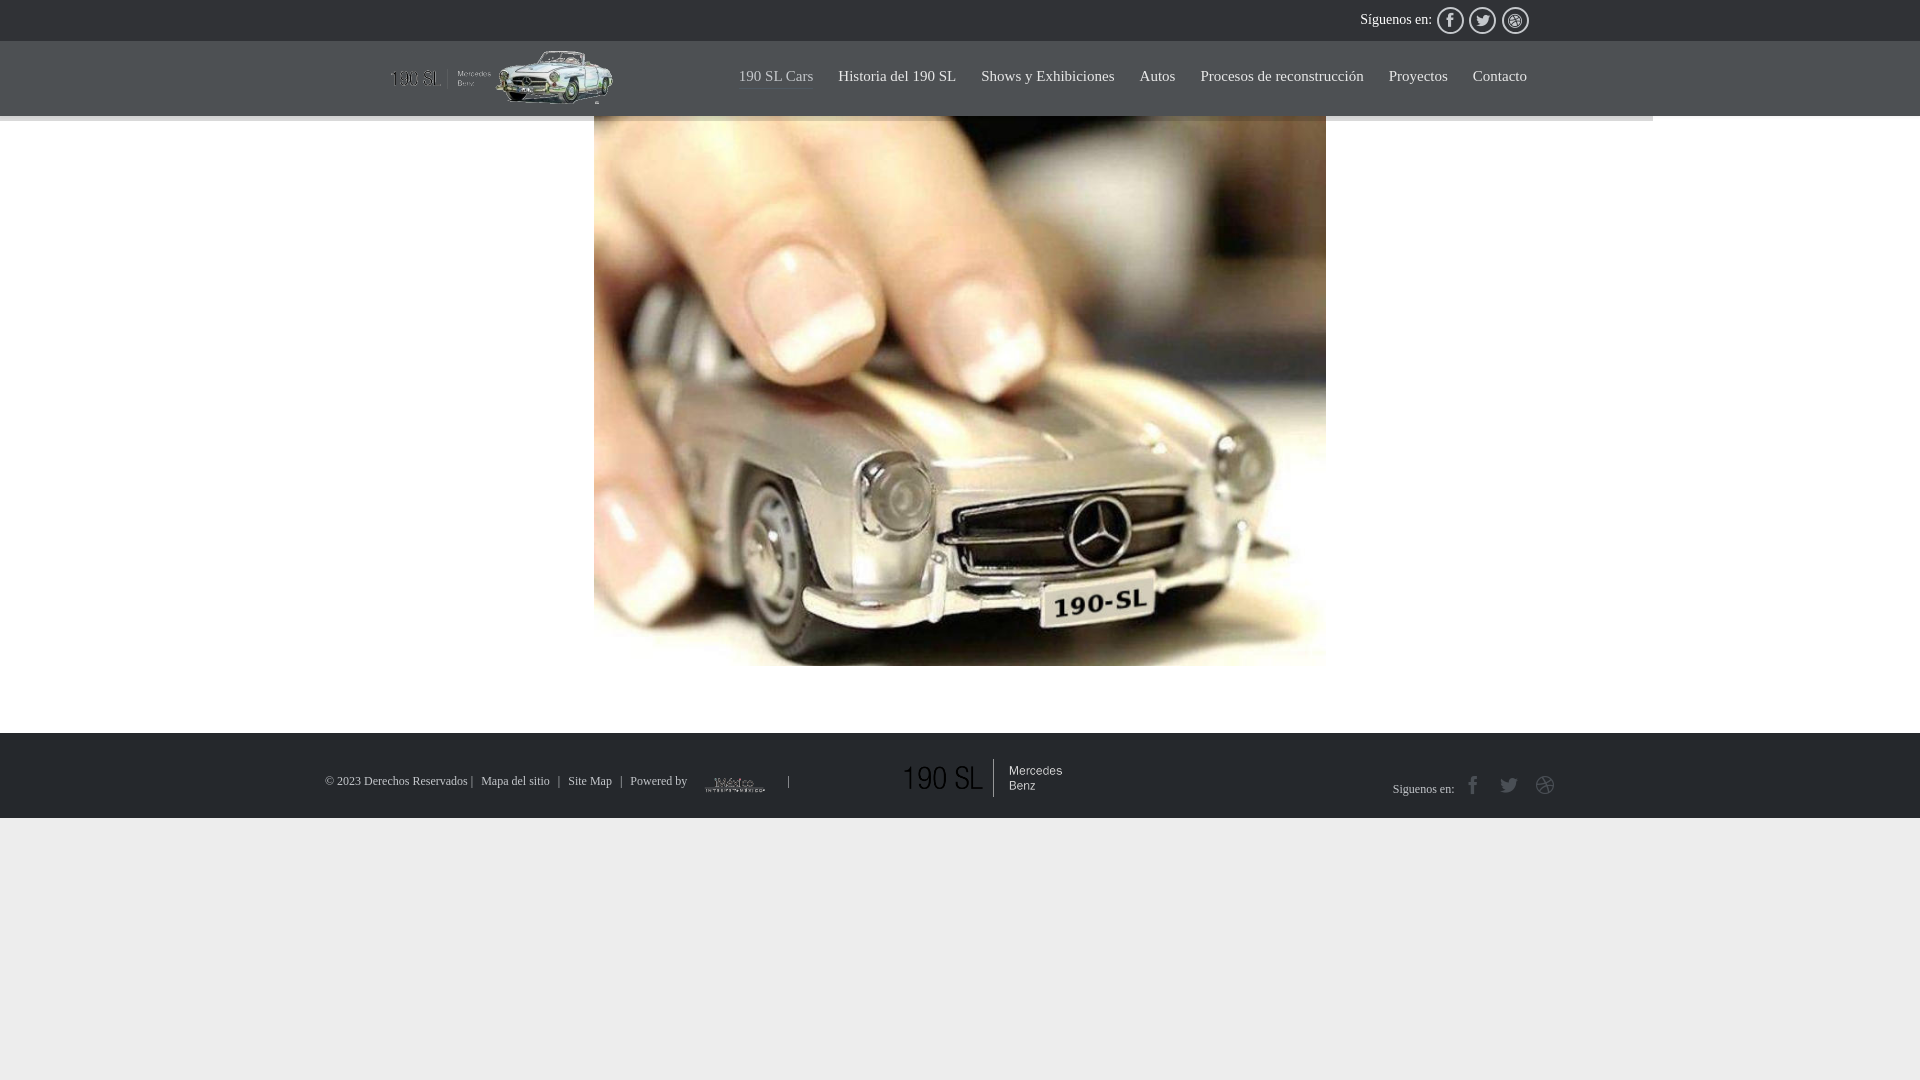 The height and width of the screenshot is (1080, 1920). What do you see at coordinates (1417, 77) in the screenshot?
I see `'Proyectos'` at bounding box center [1417, 77].